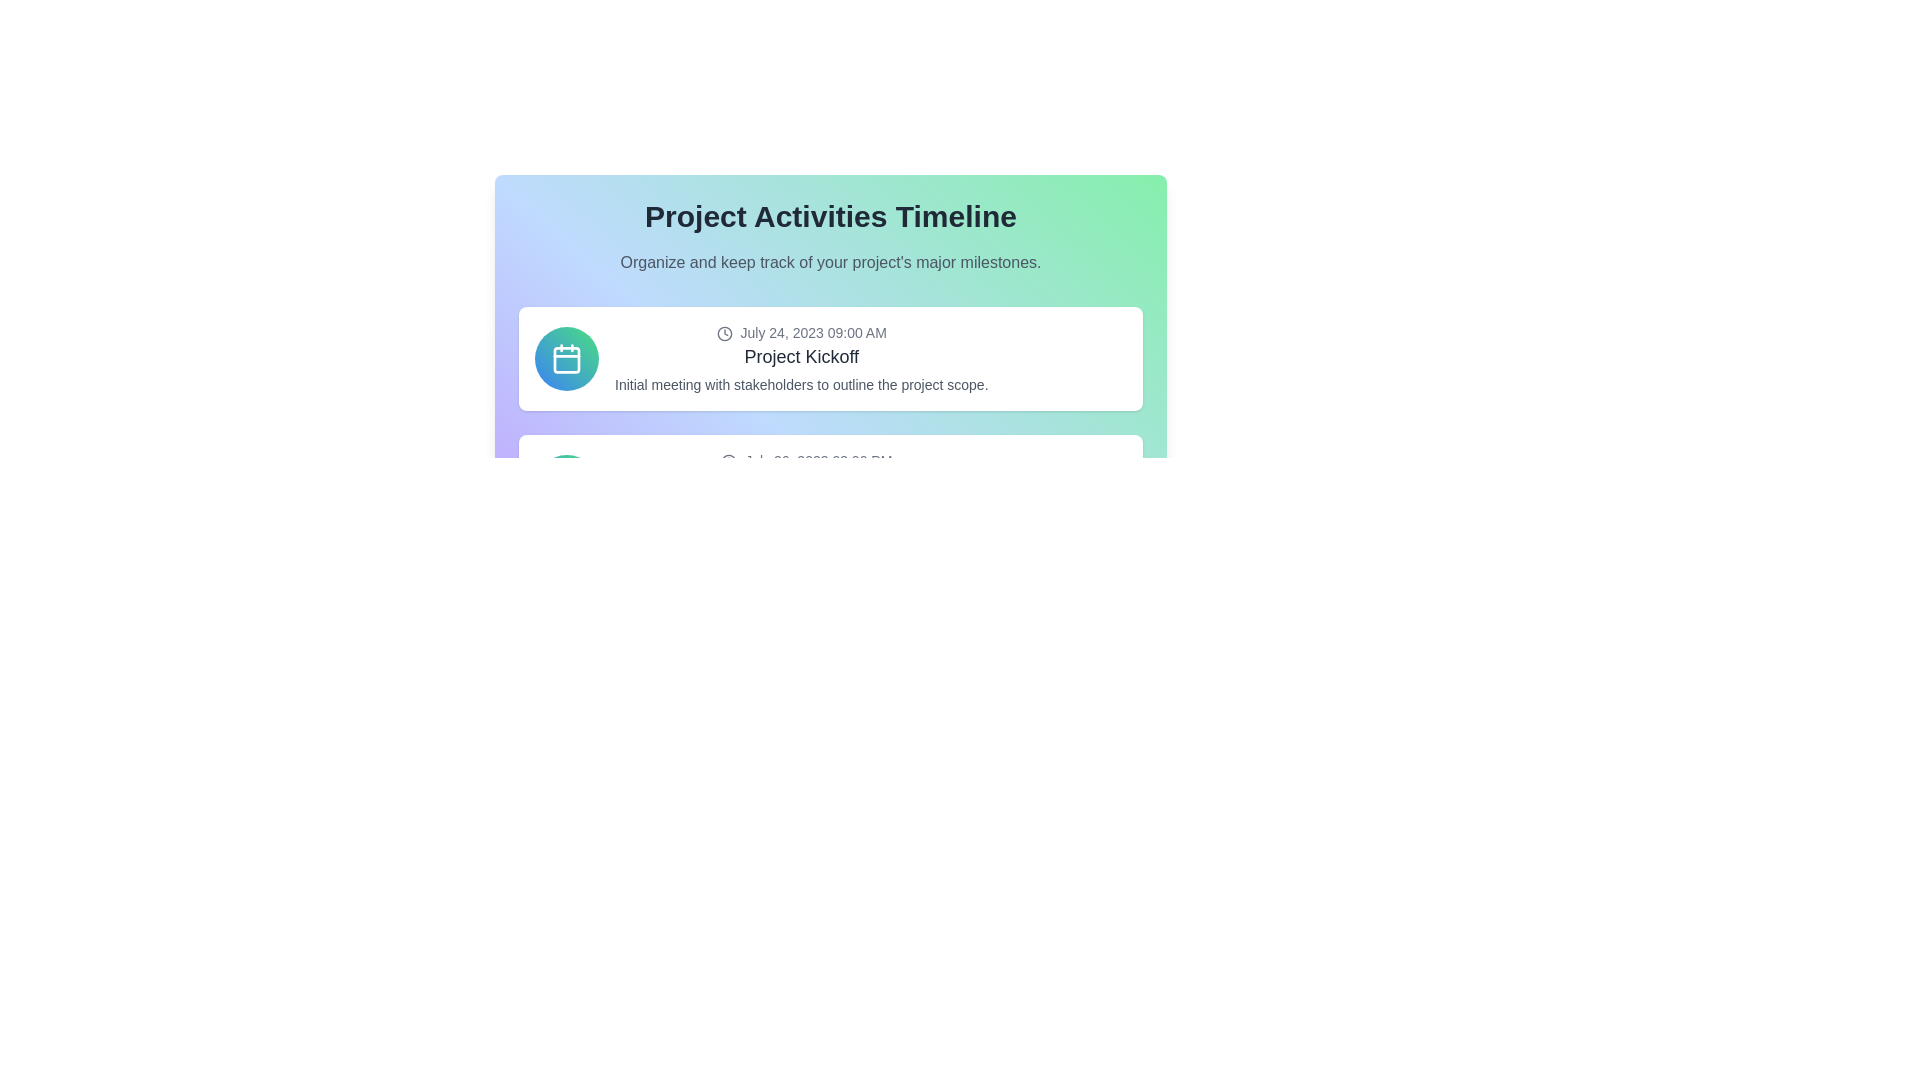 This screenshot has width=1920, height=1080. I want to click on the event indicator icon located centrally within the circular button on the timeline card related to project activities, so click(565, 486).